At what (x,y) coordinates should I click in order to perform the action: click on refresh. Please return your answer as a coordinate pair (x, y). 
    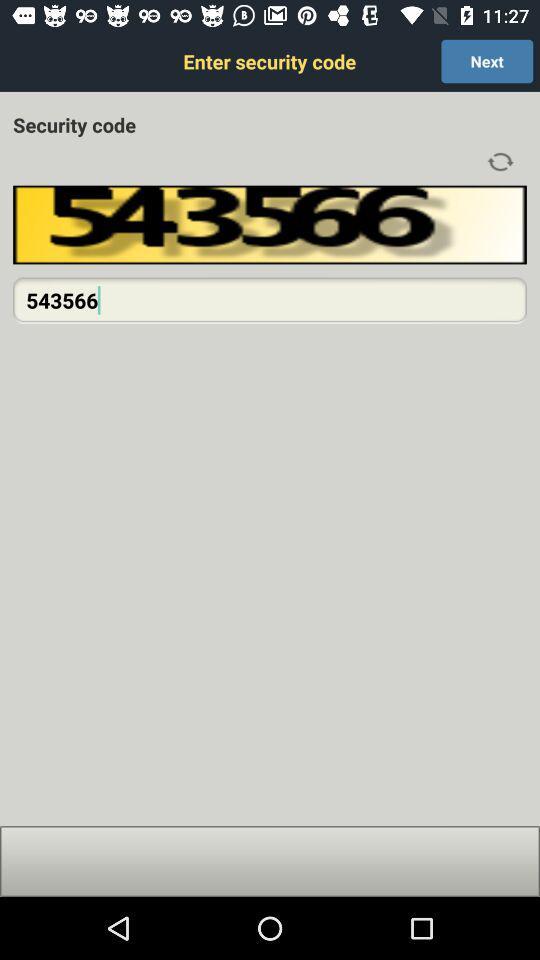
    Looking at the image, I should click on (499, 161).